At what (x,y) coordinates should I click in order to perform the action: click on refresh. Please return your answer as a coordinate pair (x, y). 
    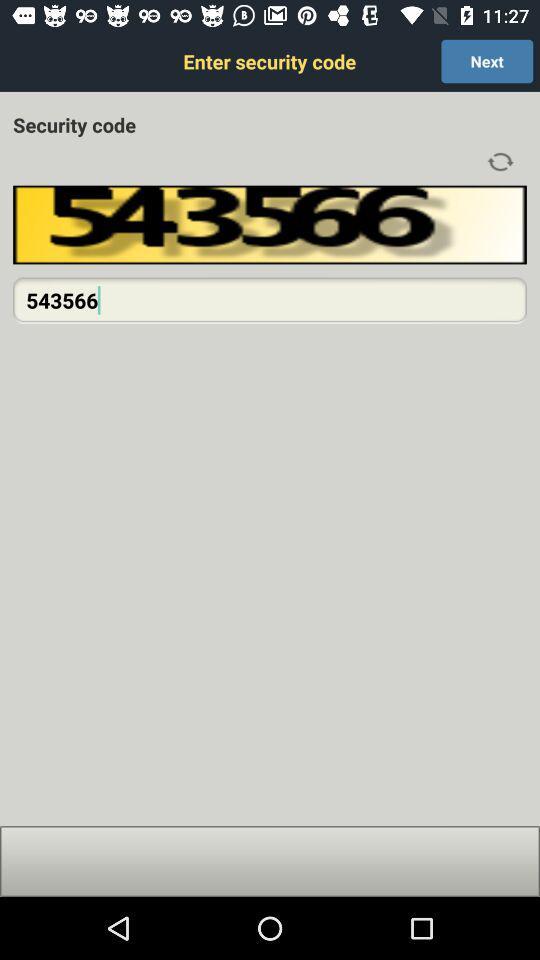
    Looking at the image, I should click on (499, 161).